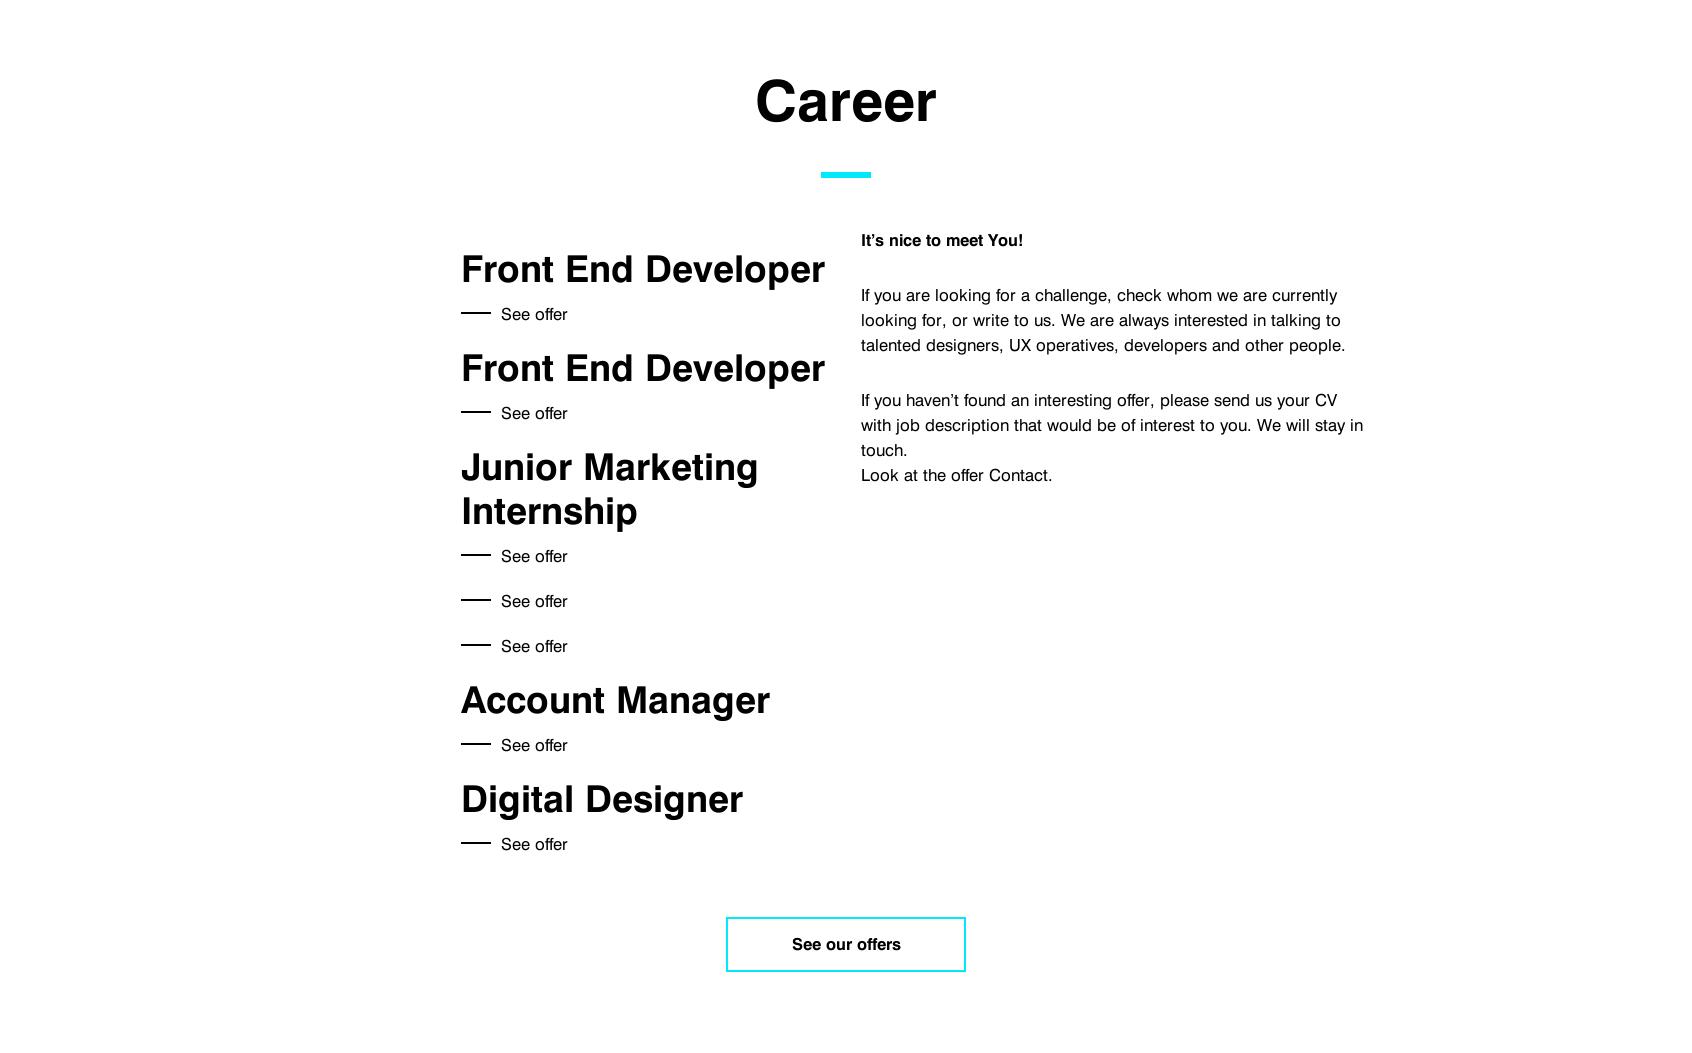  What do you see at coordinates (1103, 319) in the screenshot?
I see `'If you are looking for a challenge, check whom we are currently looking for, or write to us. We are always interested in talking to talented designers, UX operatives, developers and other people.'` at bounding box center [1103, 319].